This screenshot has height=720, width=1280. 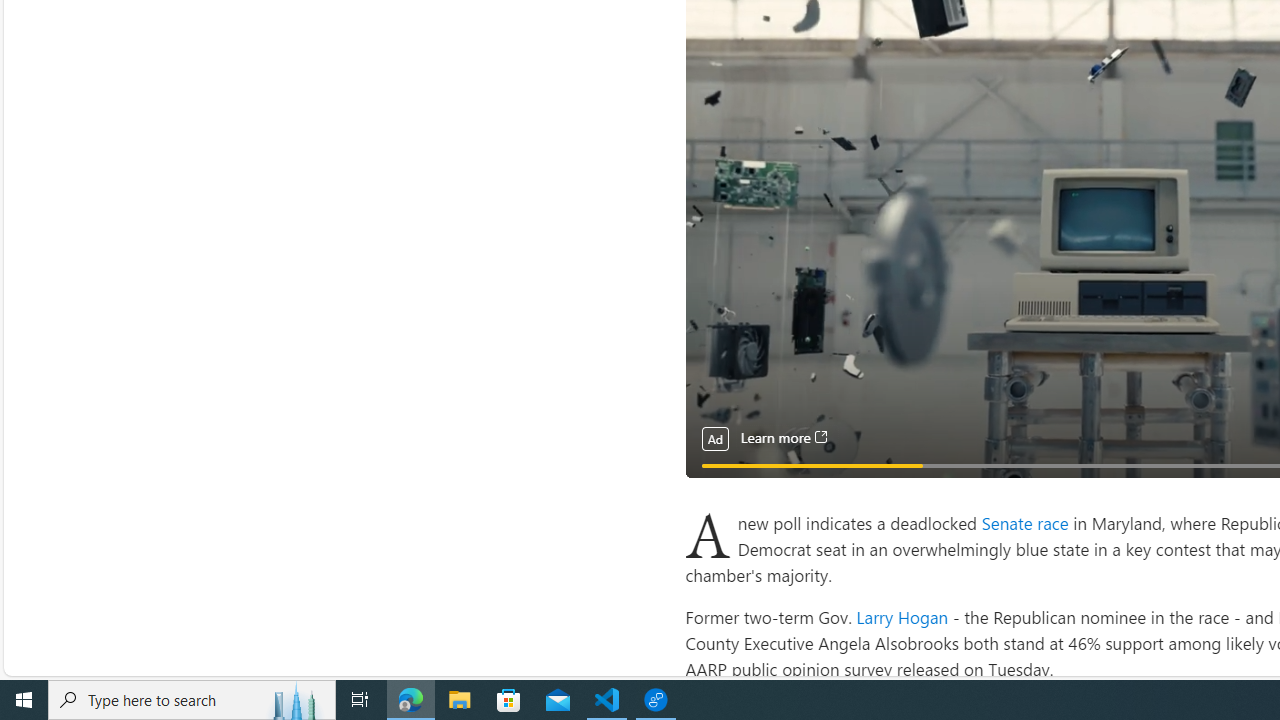 I want to click on 'Larry Hogan', so click(x=901, y=615).